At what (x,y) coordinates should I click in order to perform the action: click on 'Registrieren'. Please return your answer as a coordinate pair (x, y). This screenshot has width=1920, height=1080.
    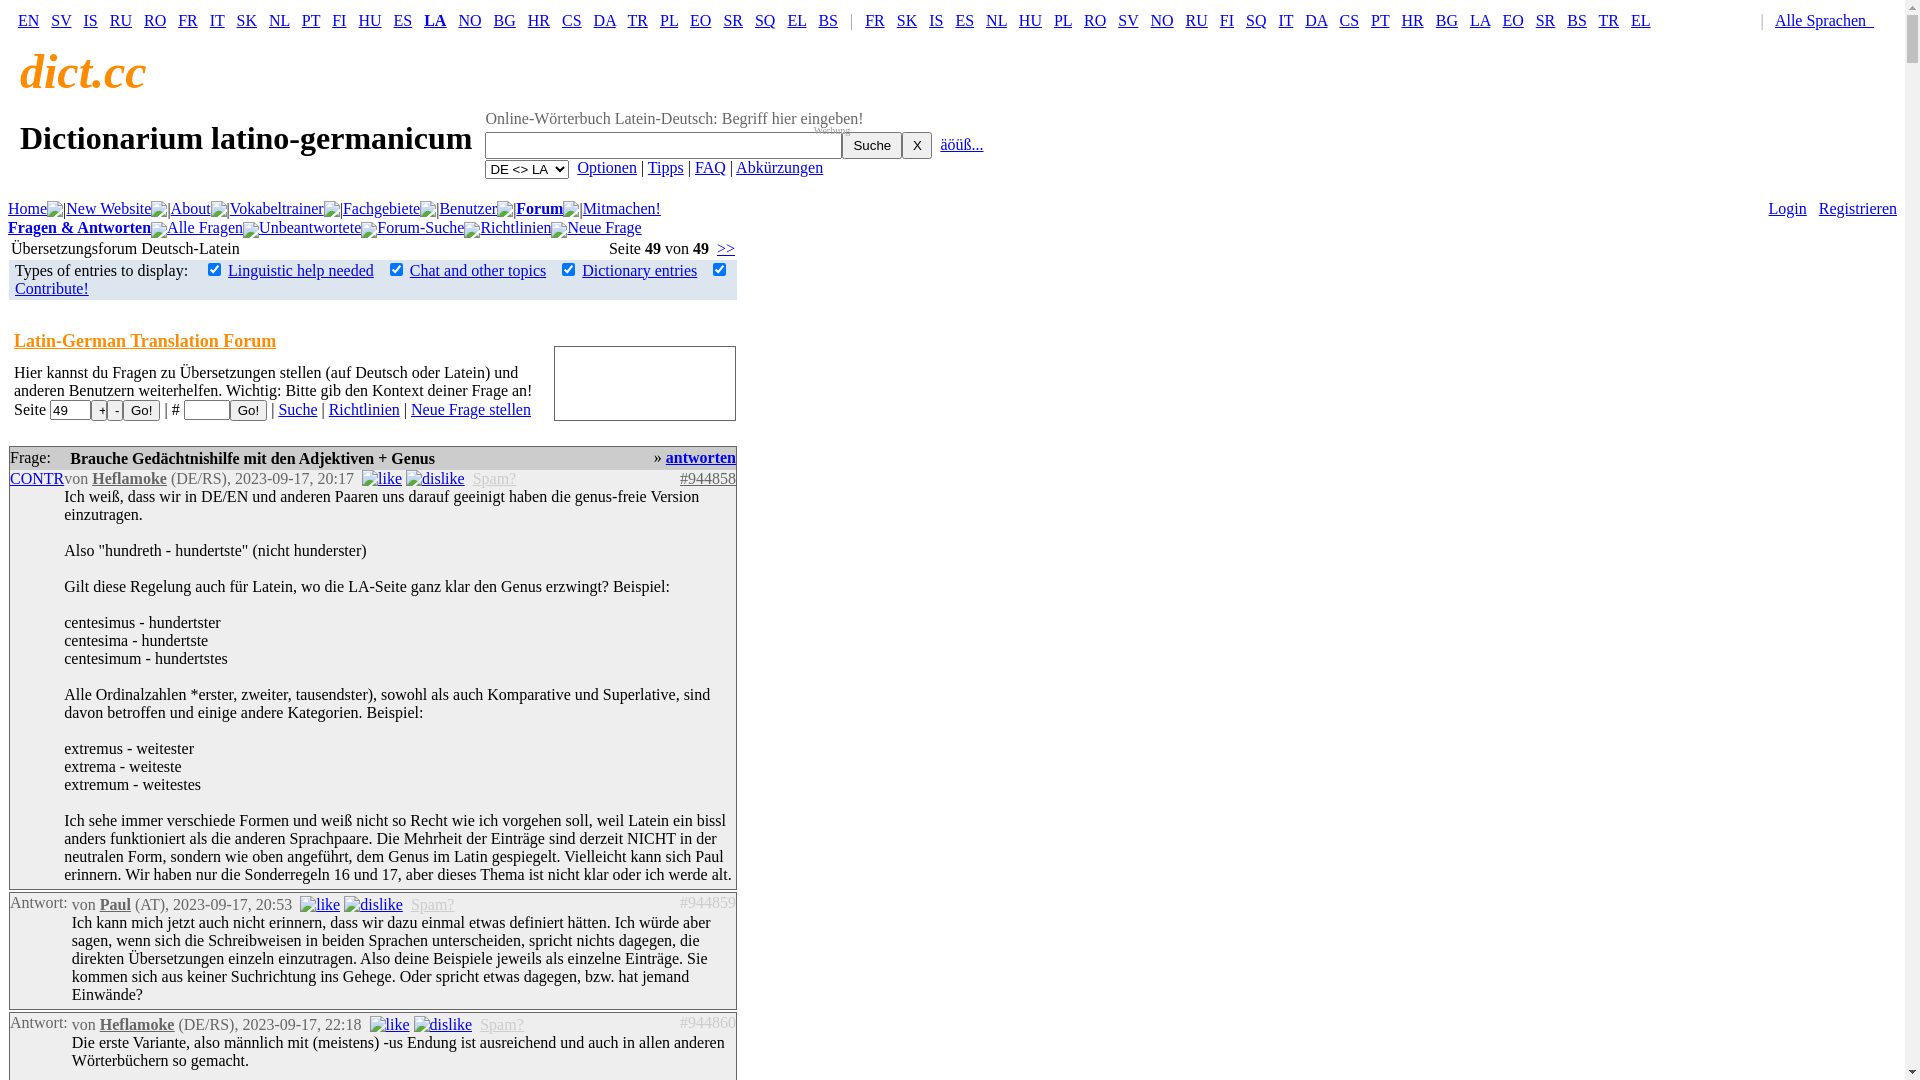
    Looking at the image, I should click on (1856, 208).